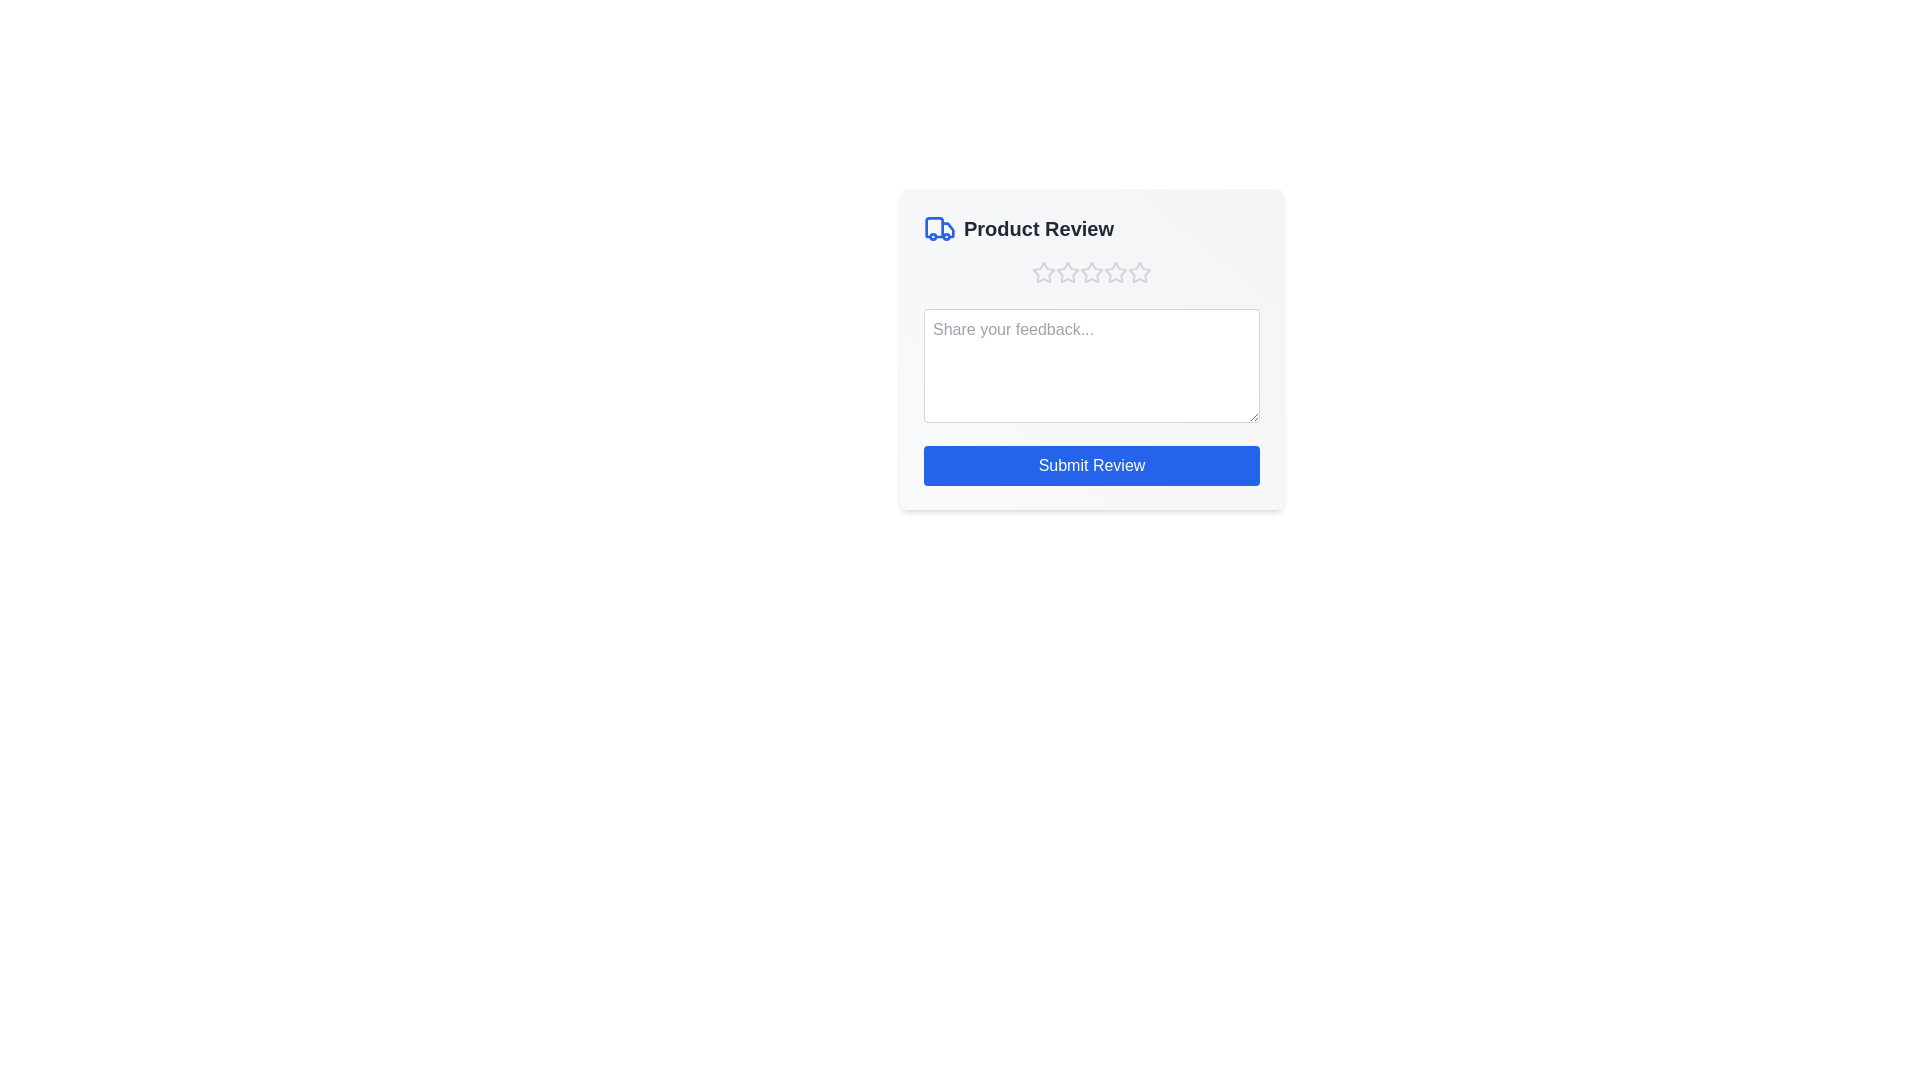  I want to click on the 'Submit Review' button to submit the review, so click(1090, 466).